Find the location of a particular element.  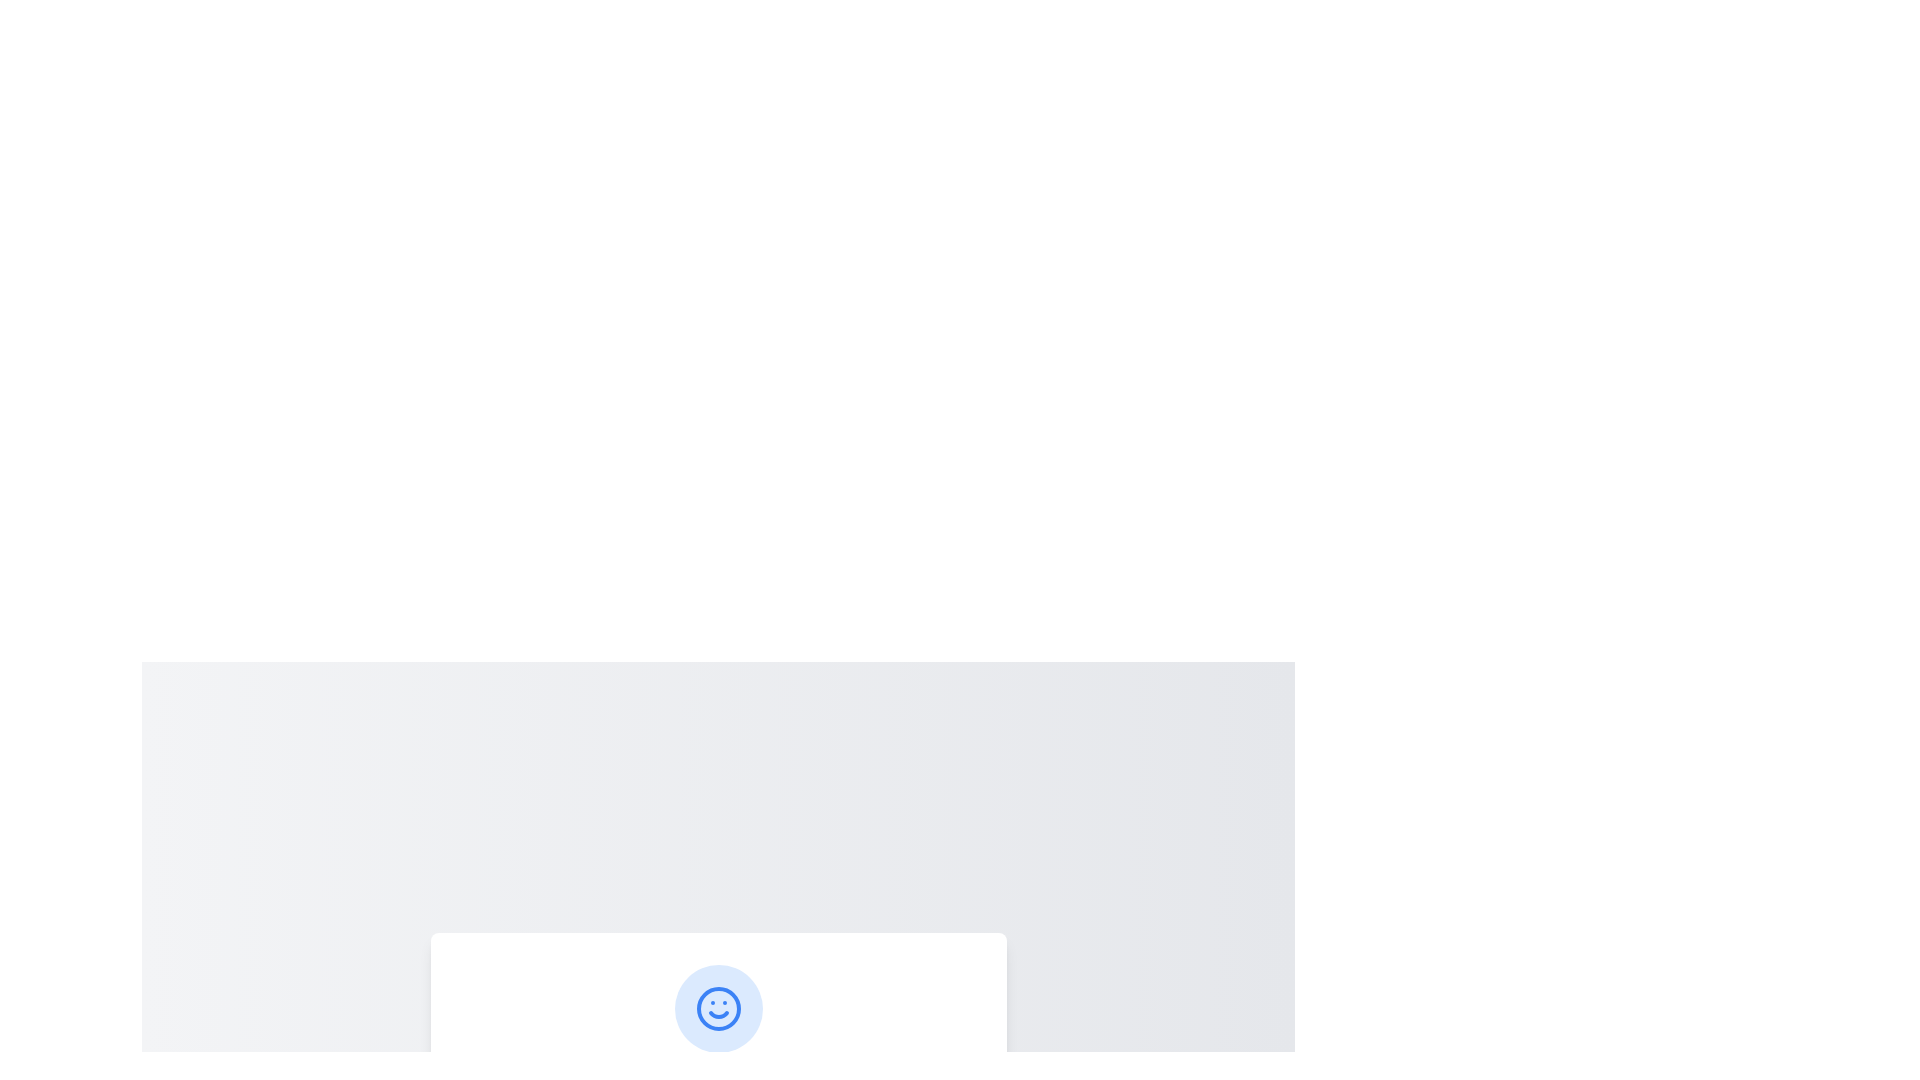

the blue circular outline of the smiley face icon, which is centered around the larger smiling face element is located at coordinates (718, 1009).